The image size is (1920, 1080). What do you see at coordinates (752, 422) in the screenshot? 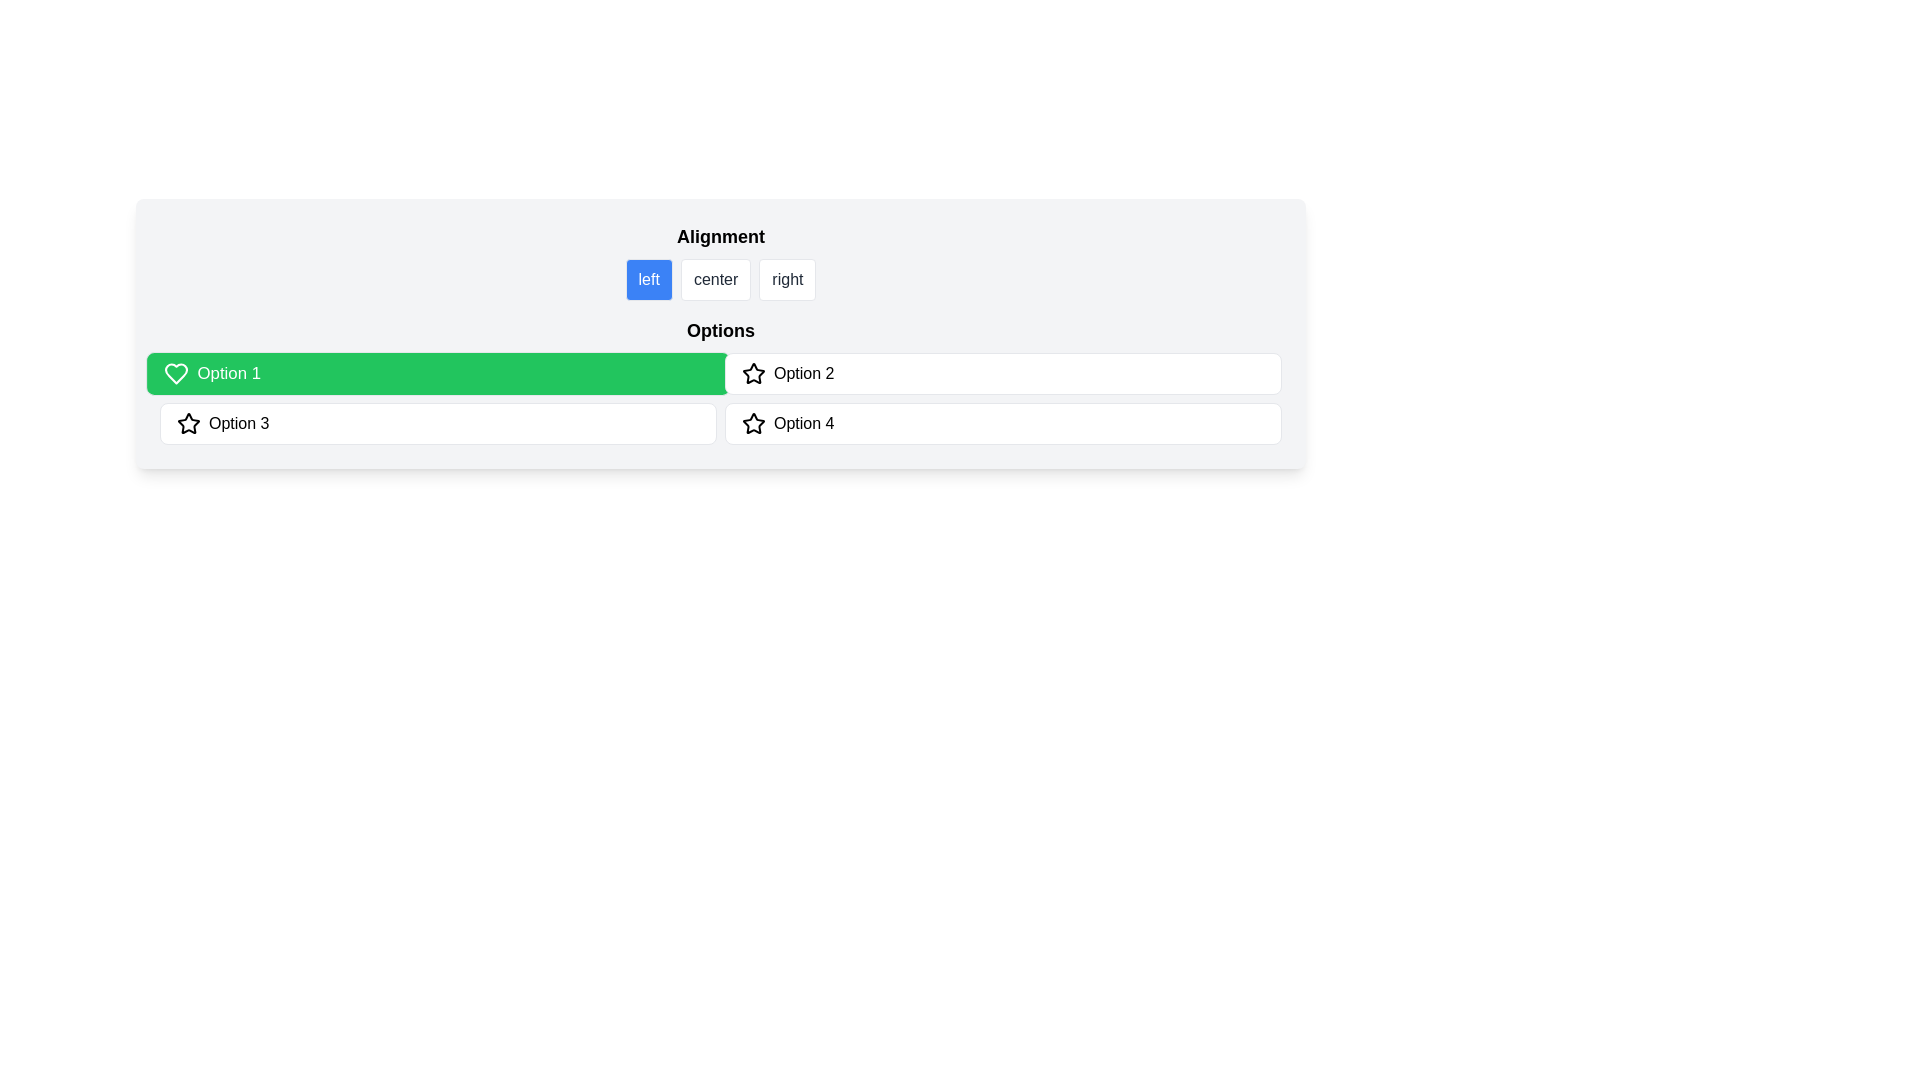
I see `the decorative icon or button for user interaction` at bounding box center [752, 422].